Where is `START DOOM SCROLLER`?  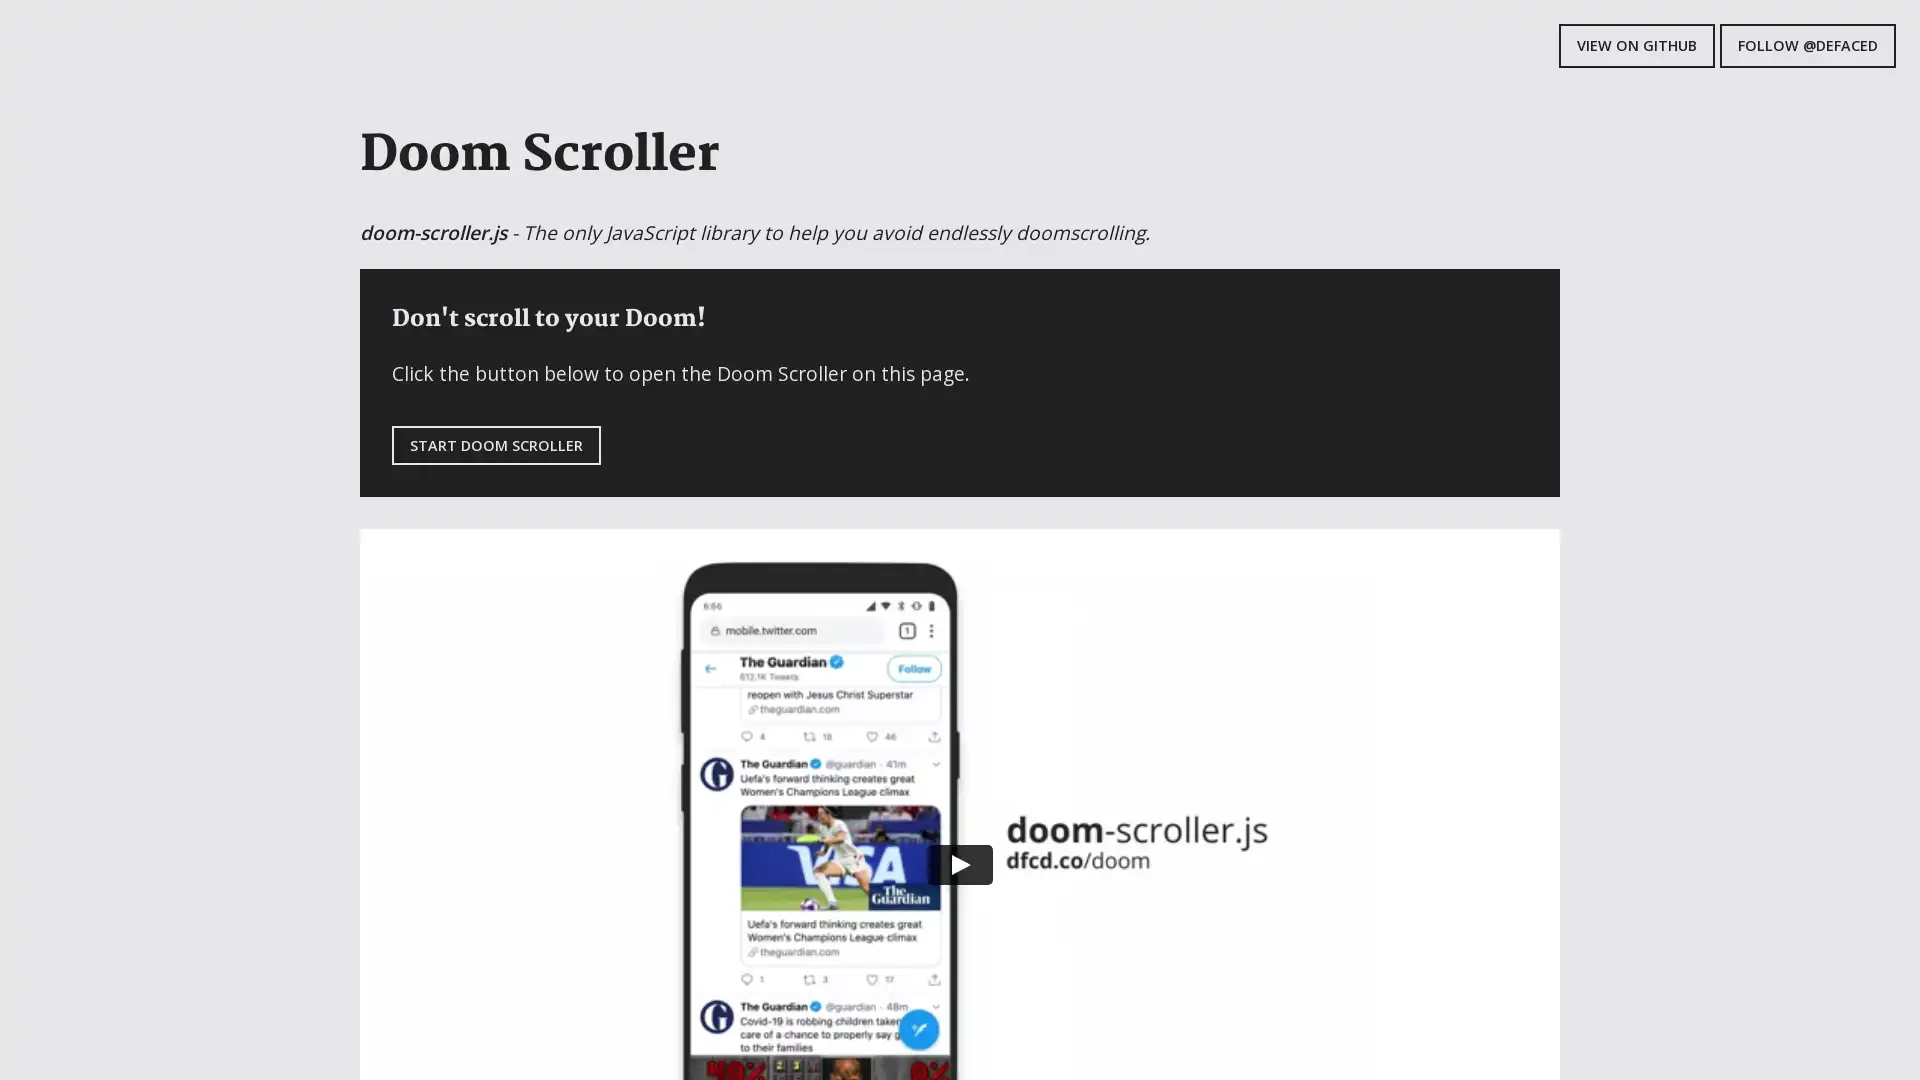 START DOOM SCROLLER is located at coordinates (496, 444).